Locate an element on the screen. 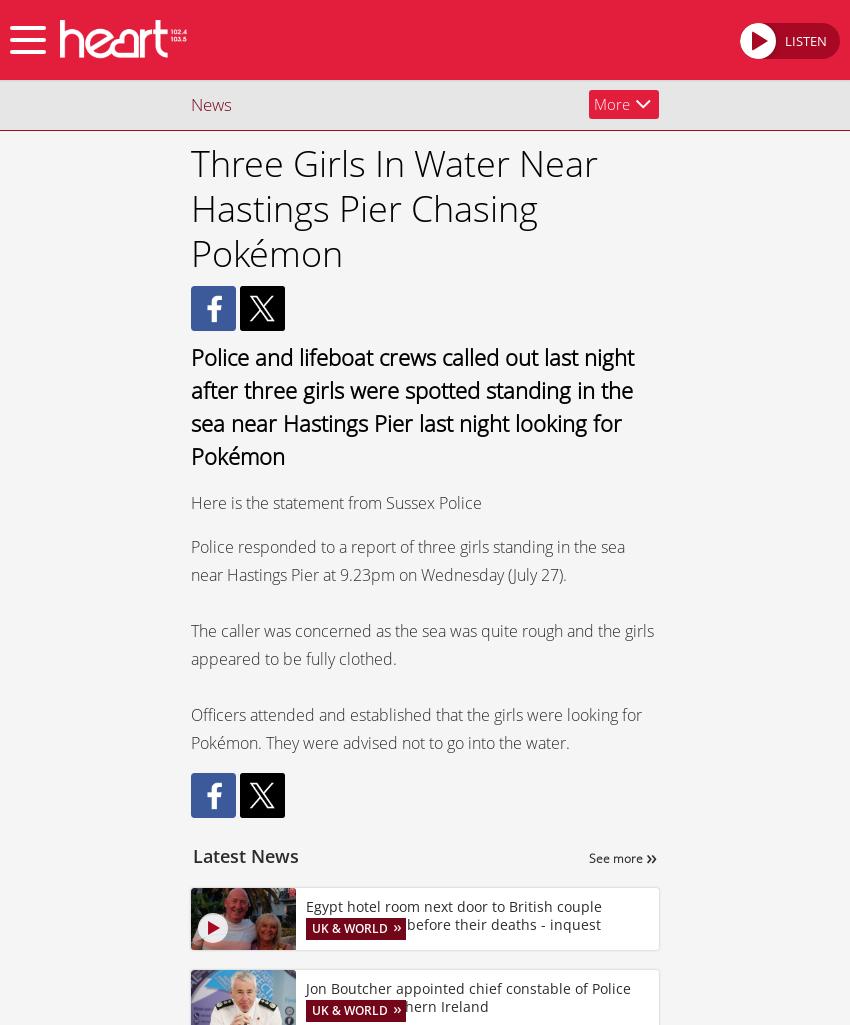 The height and width of the screenshot is (1025, 850). 'Police responded to a report of three girls standing in the sea near Hastings Pier at 9.23pm on Wednesday (July 27).' is located at coordinates (189, 560).